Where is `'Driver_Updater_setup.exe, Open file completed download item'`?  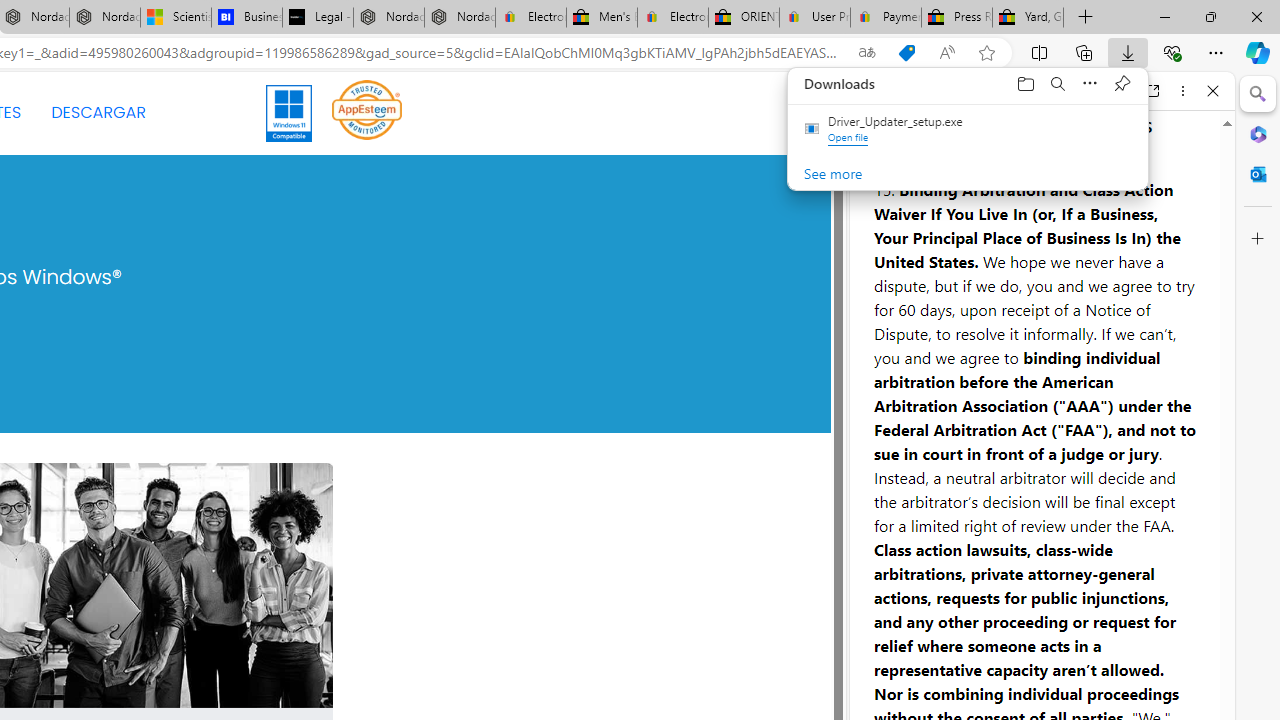
'Driver_Updater_setup.exe, Open file completed download item' is located at coordinates (968, 129).